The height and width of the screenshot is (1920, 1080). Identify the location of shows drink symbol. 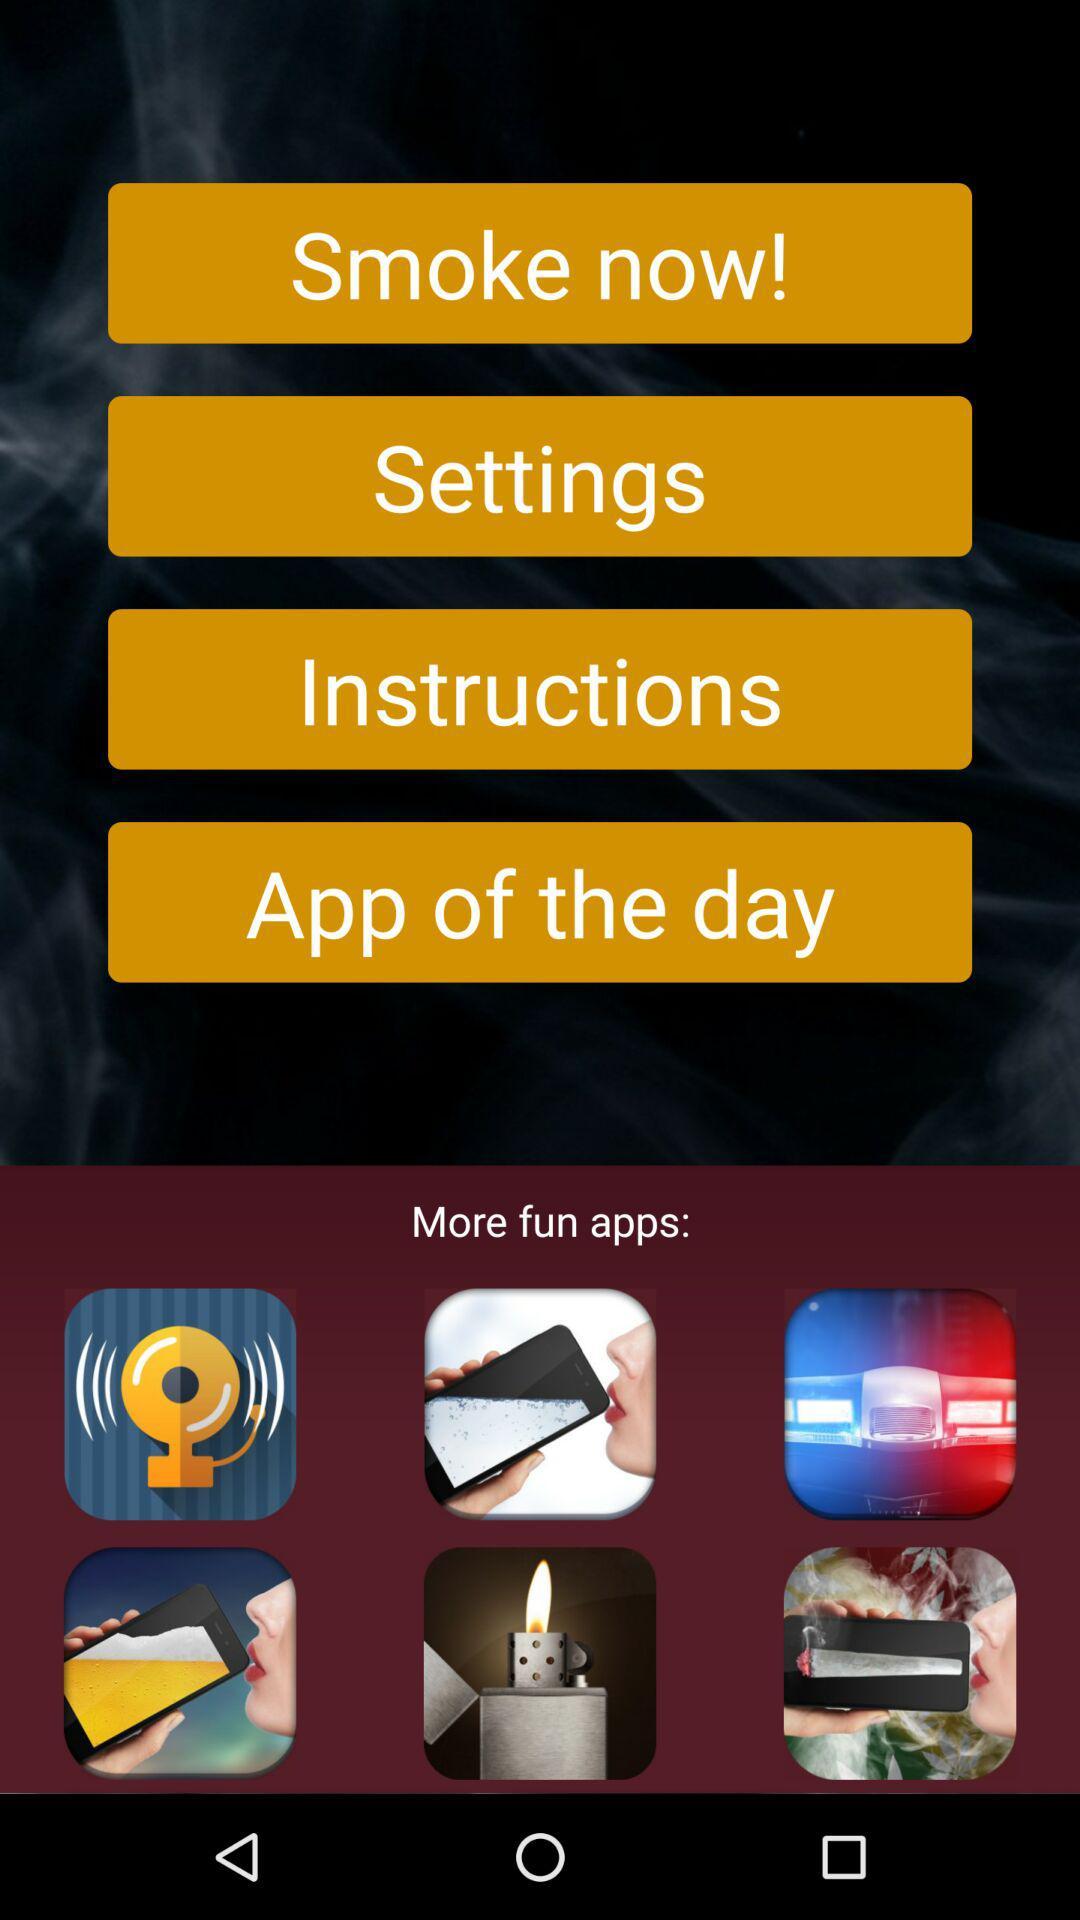
(180, 1663).